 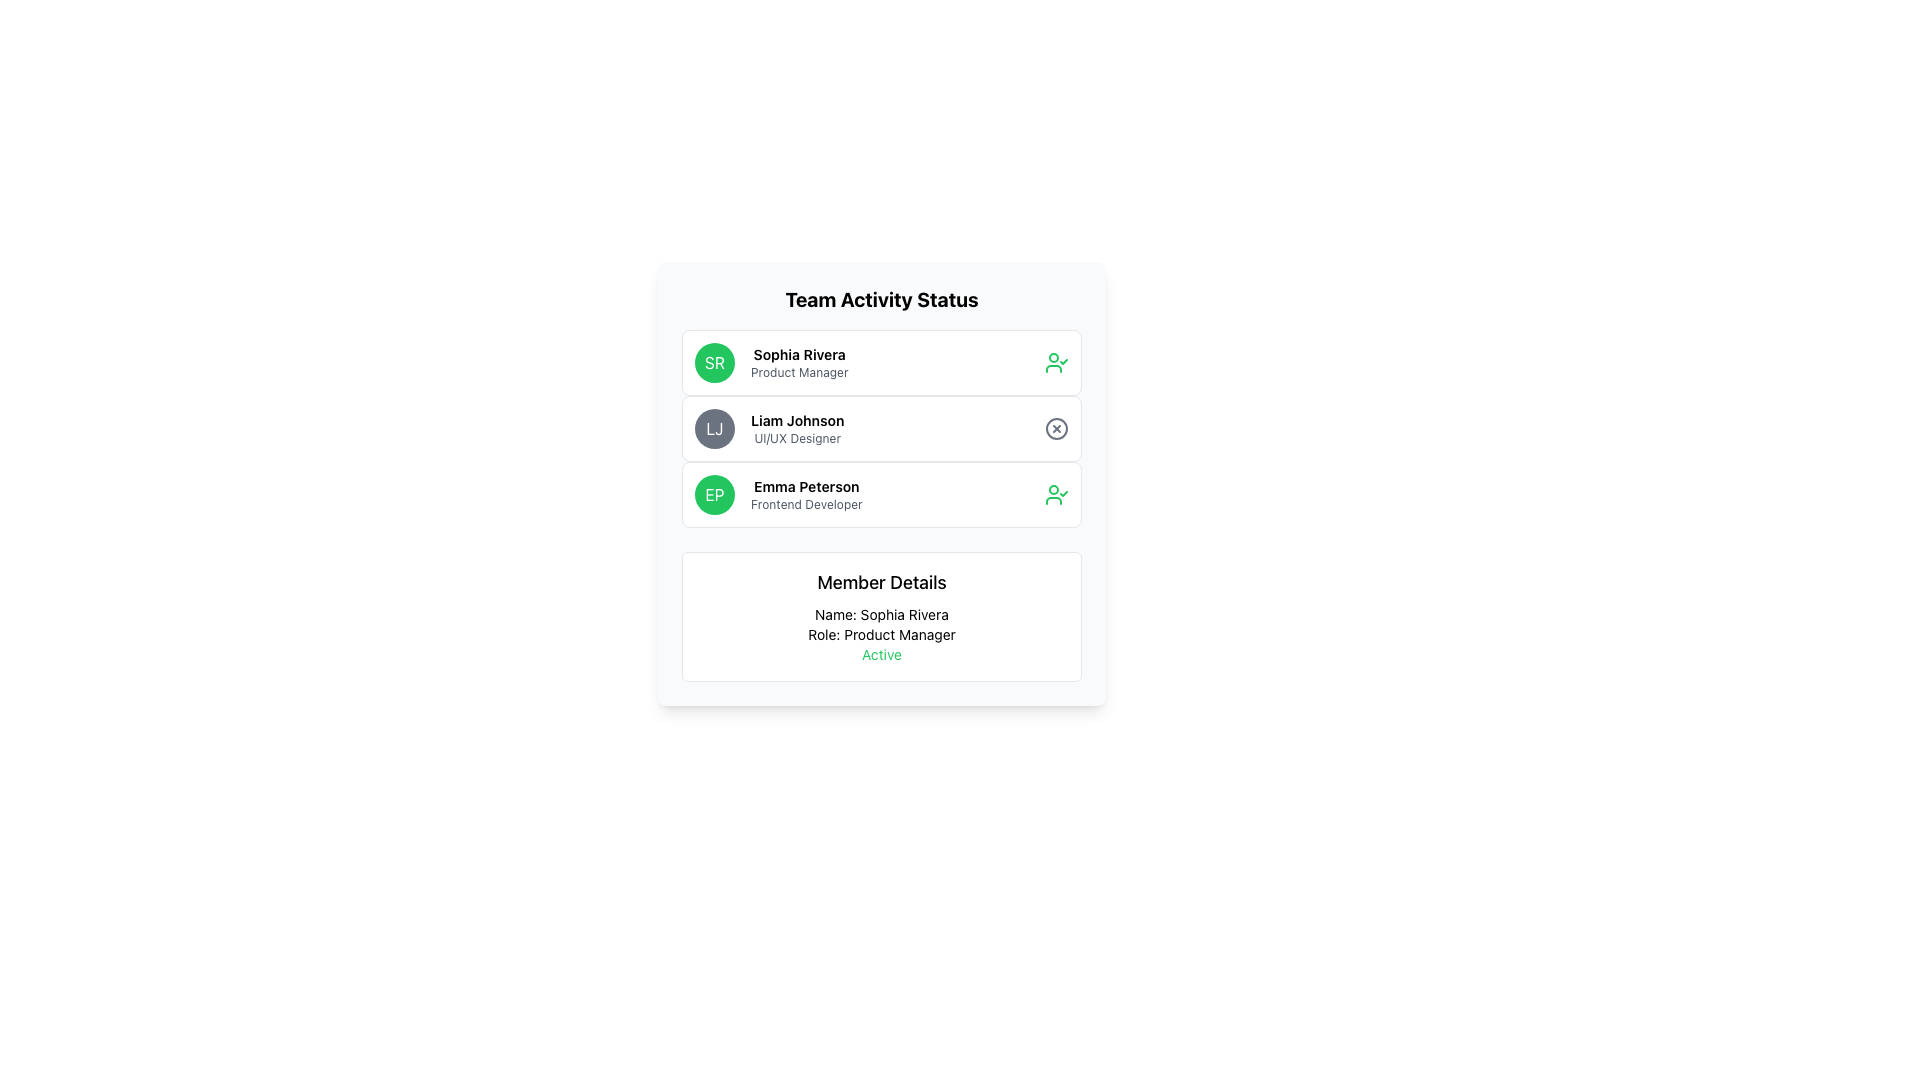 I want to click on the text label displaying the role 'Role: Product Manager' located in the 'Member Details' section, positioned between 'Name: Sophia Rivera' and 'Active', so click(x=881, y=635).